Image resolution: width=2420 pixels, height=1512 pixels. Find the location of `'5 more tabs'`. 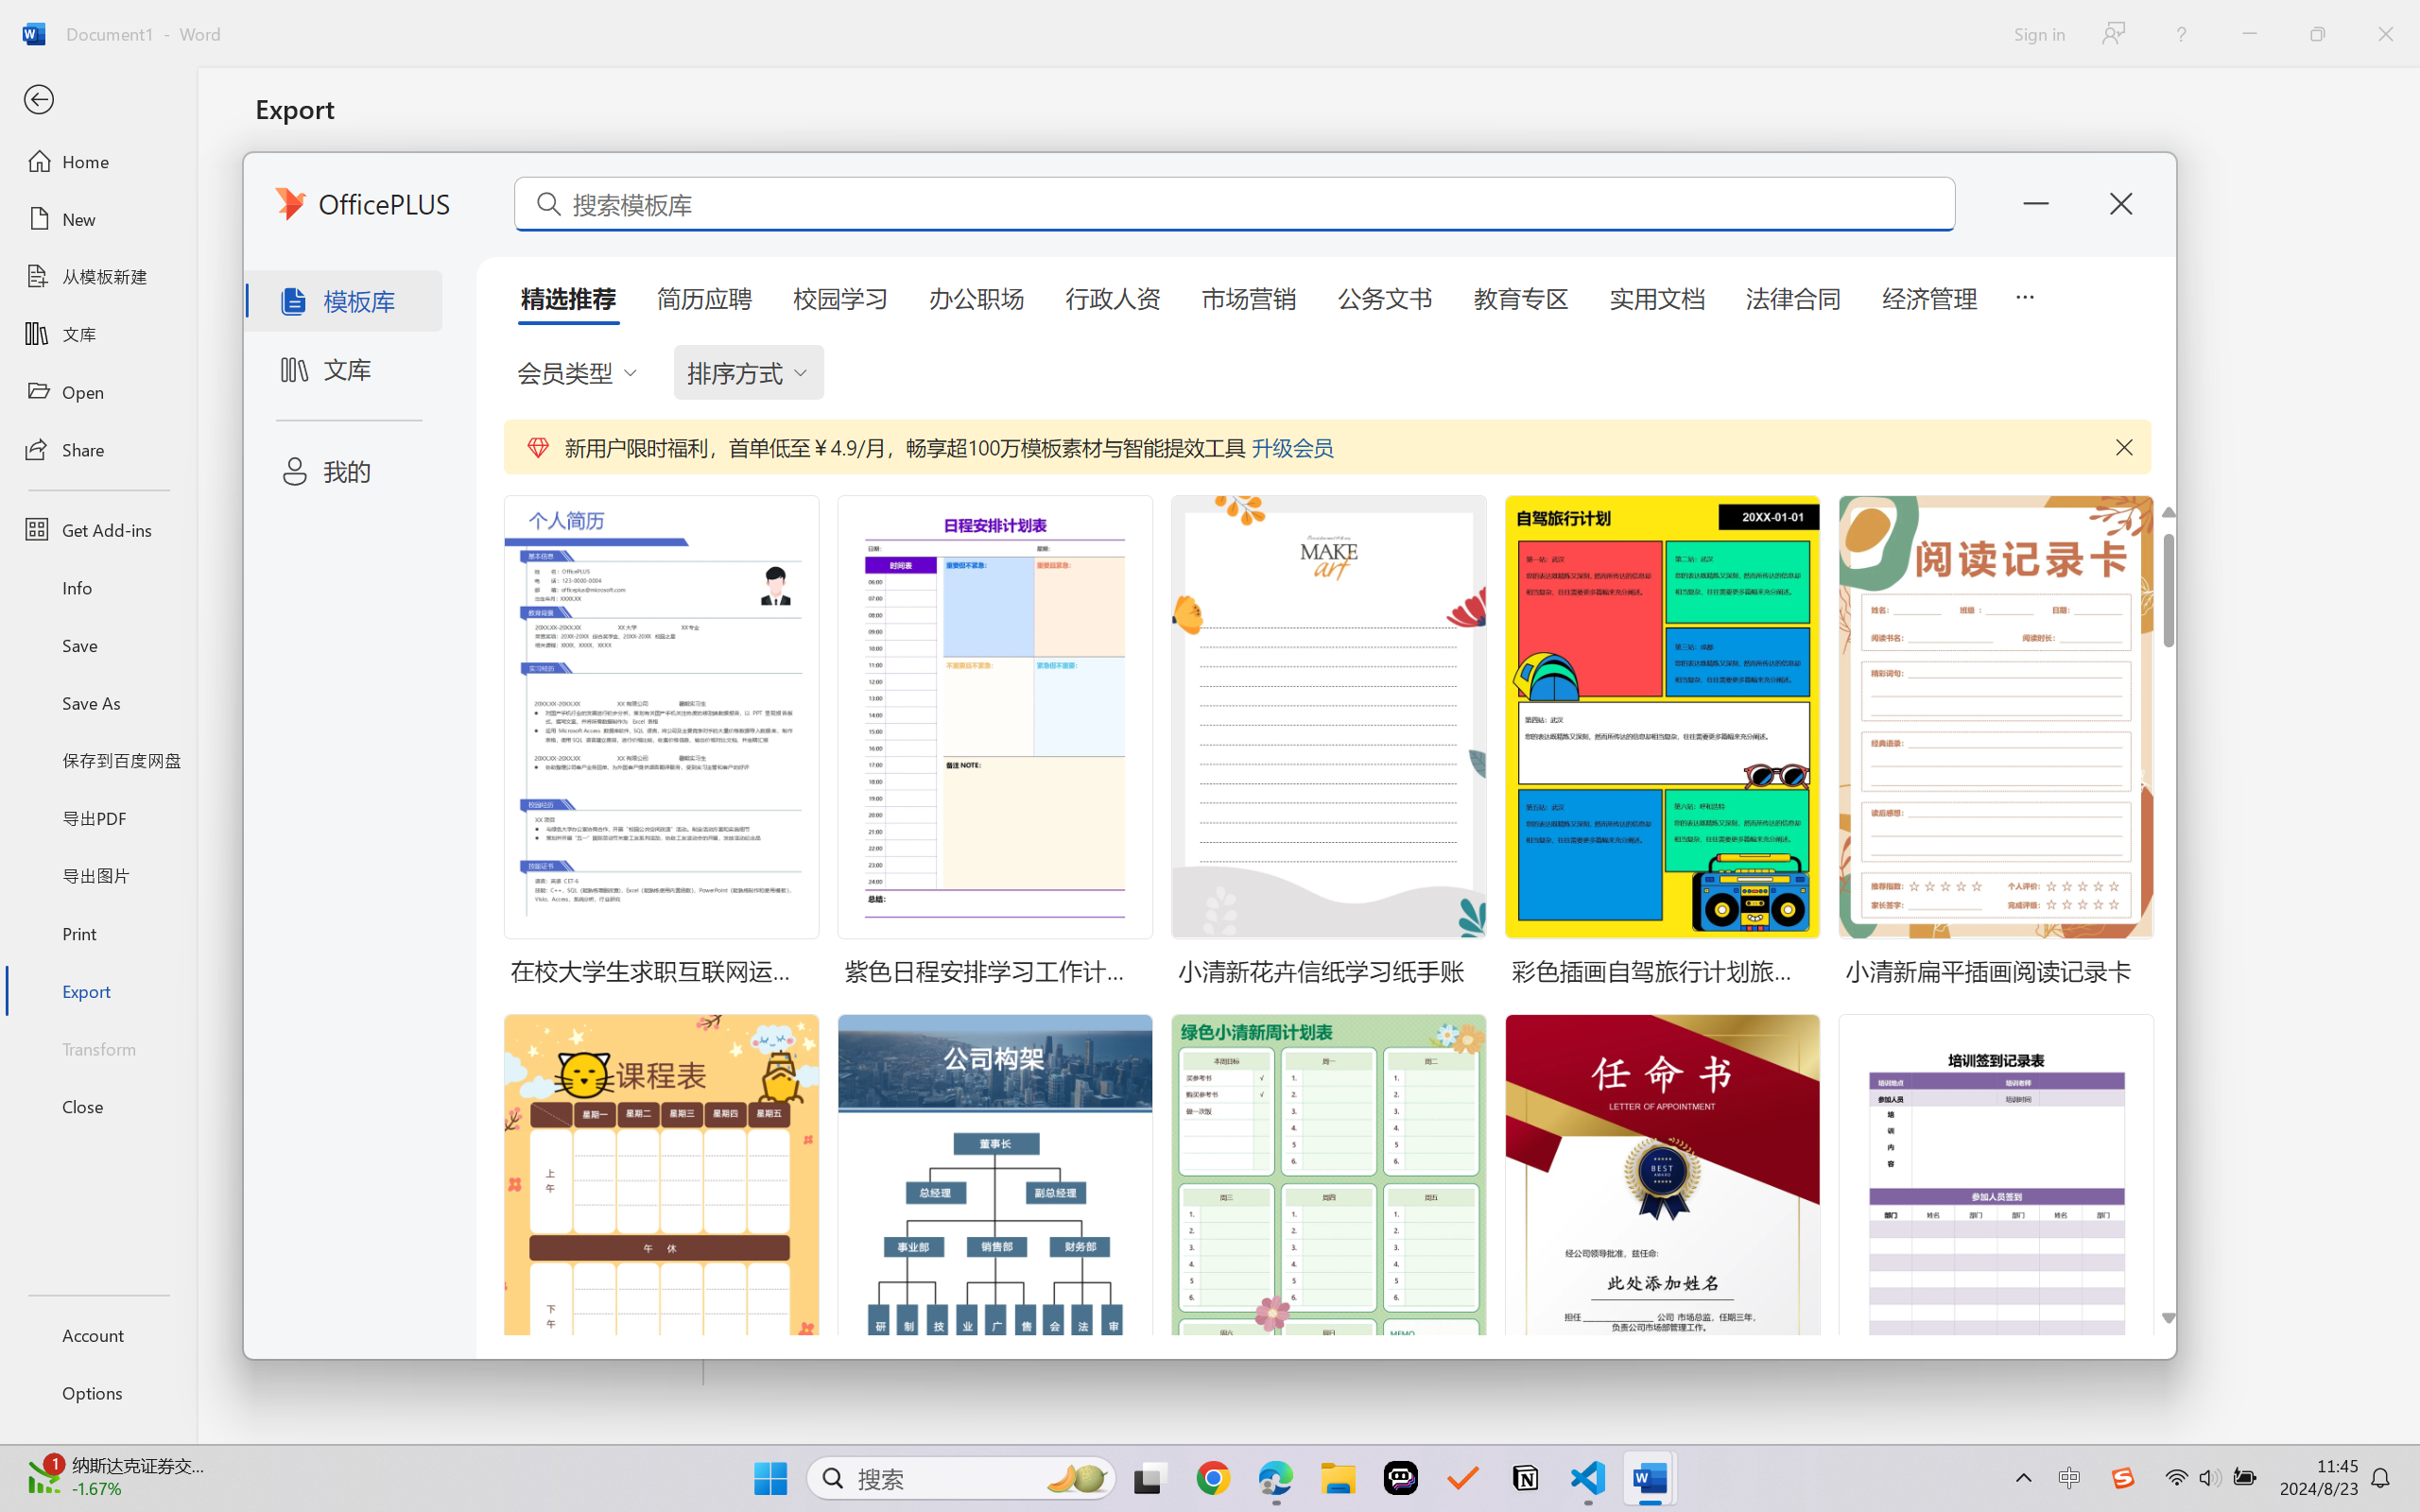

'5 more tabs' is located at coordinates (2024, 294).